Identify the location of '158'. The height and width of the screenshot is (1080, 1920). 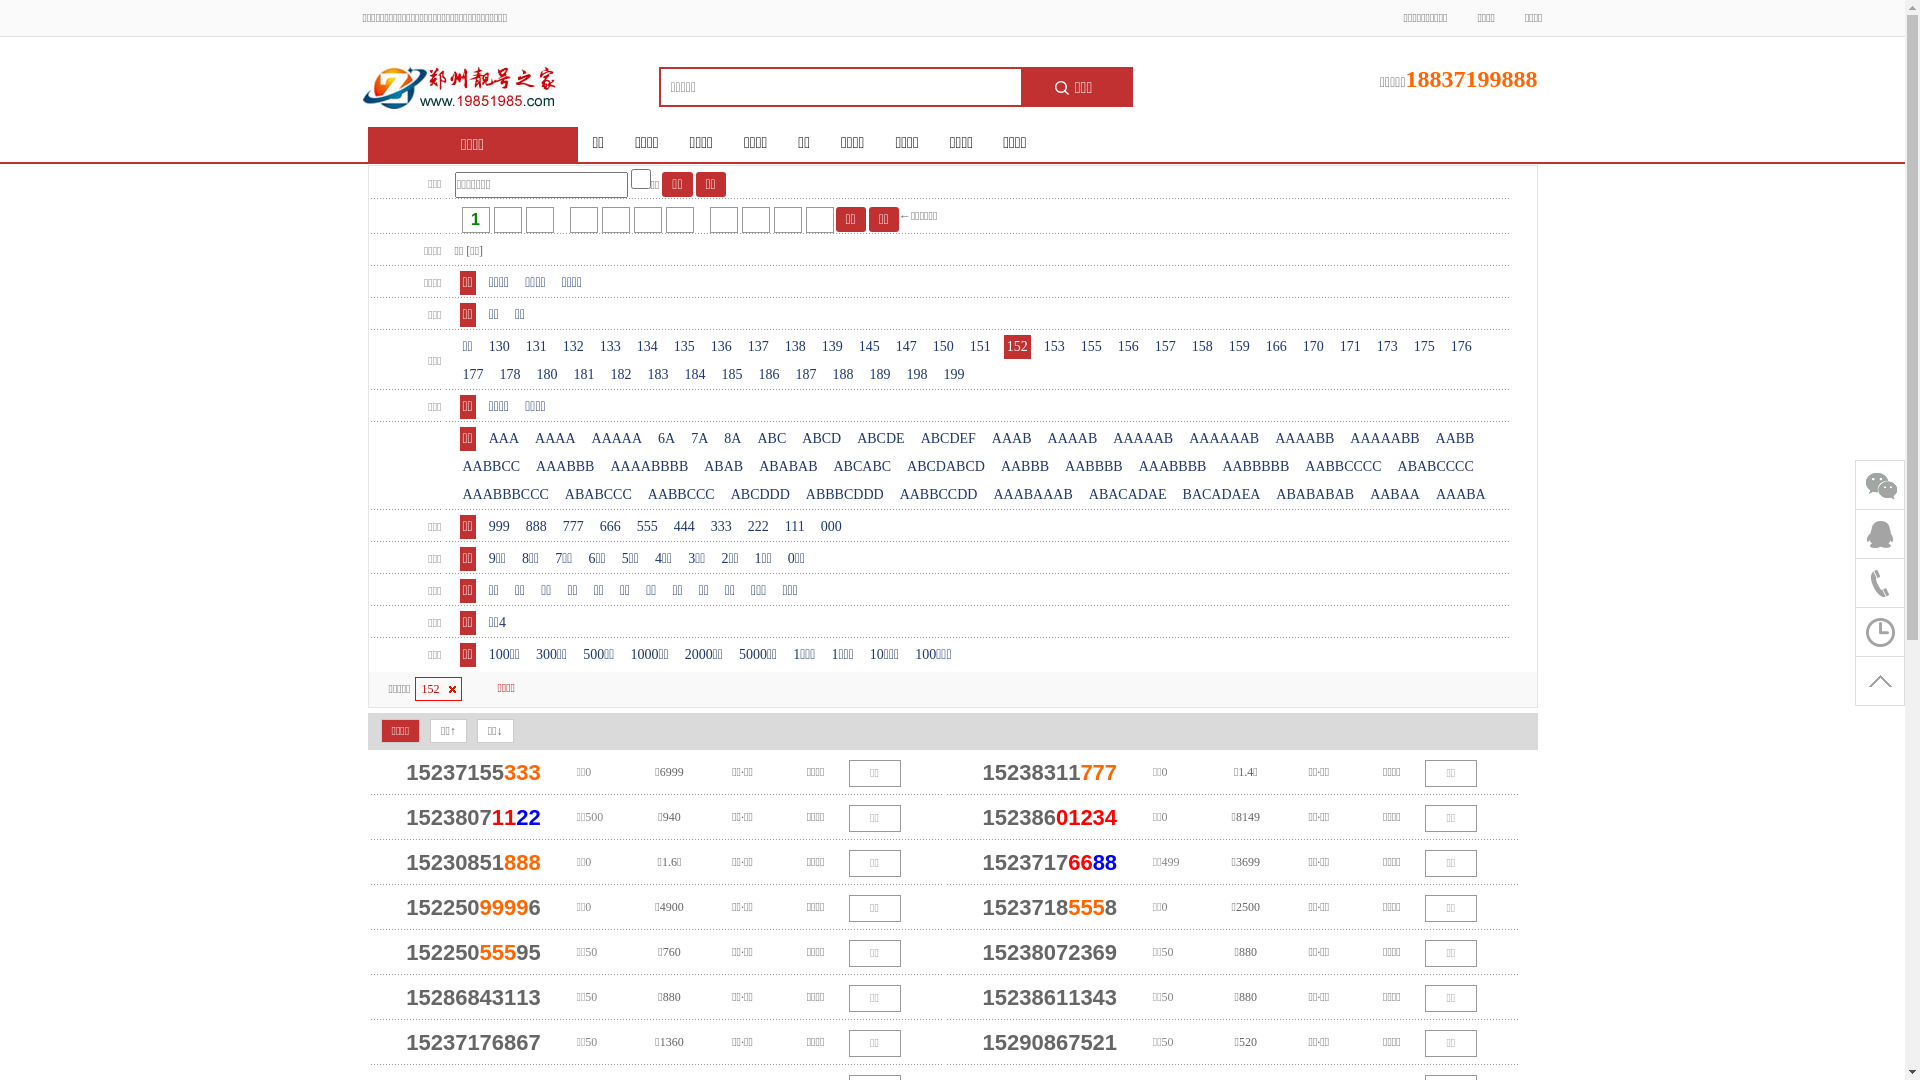
(1201, 346).